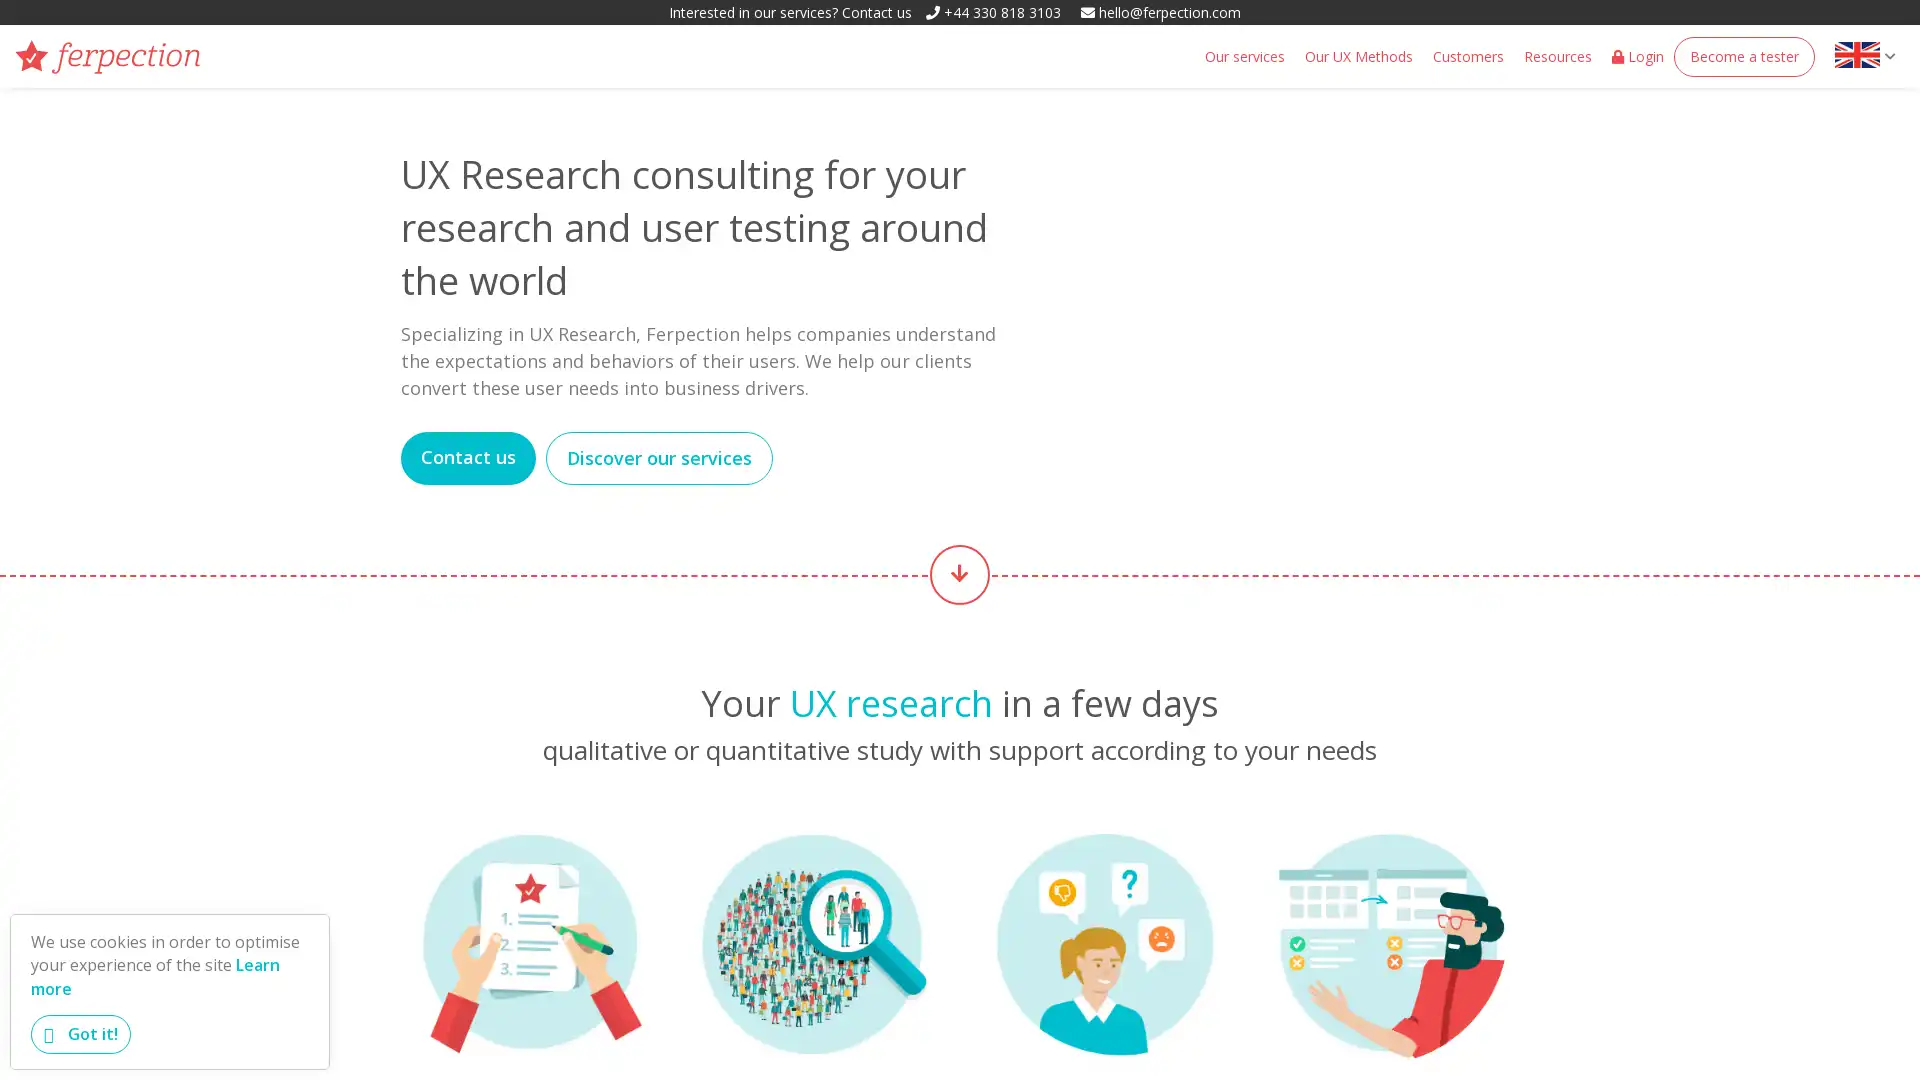 This screenshot has width=1920, height=1080. I want to click on learn more about cookies, so click(154, 975).